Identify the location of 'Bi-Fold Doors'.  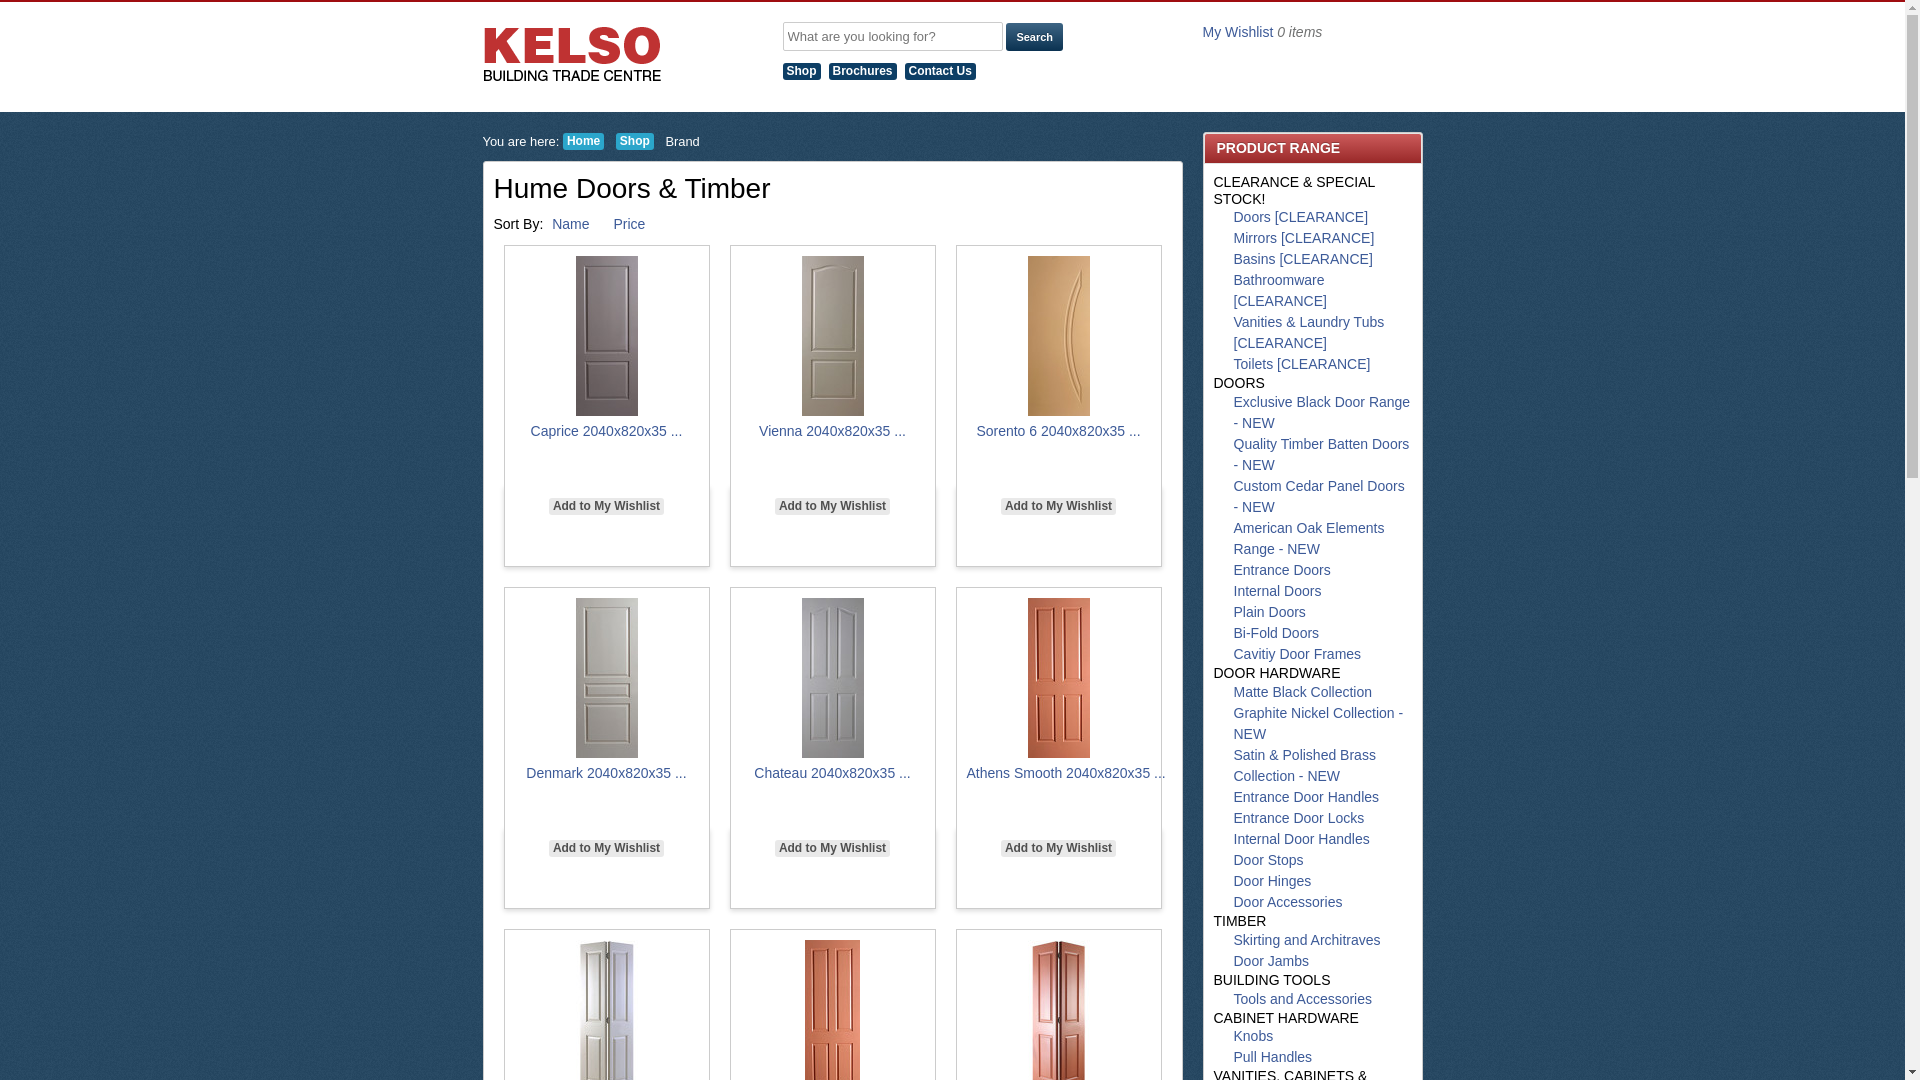
(1275, 632).